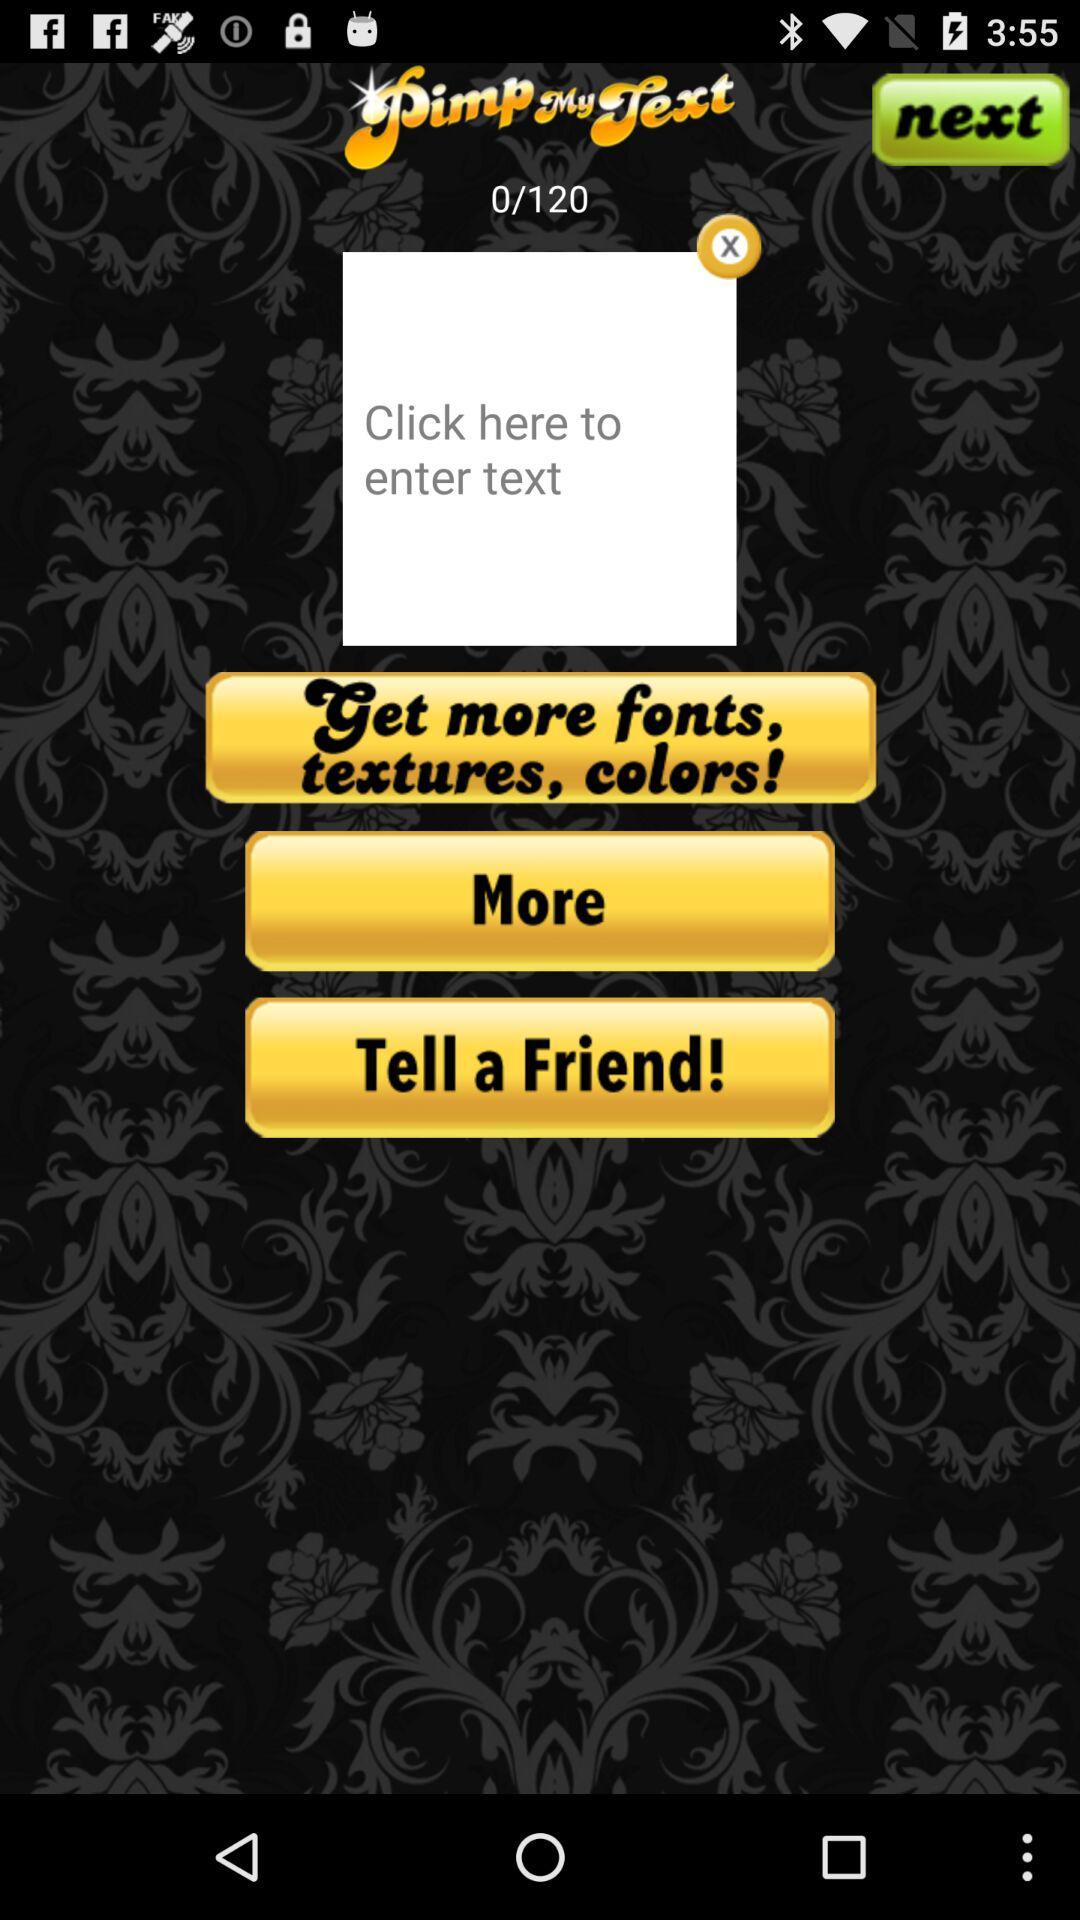 The image size is (1080, 1920). I want to click on textures colors, so click(540, 737).